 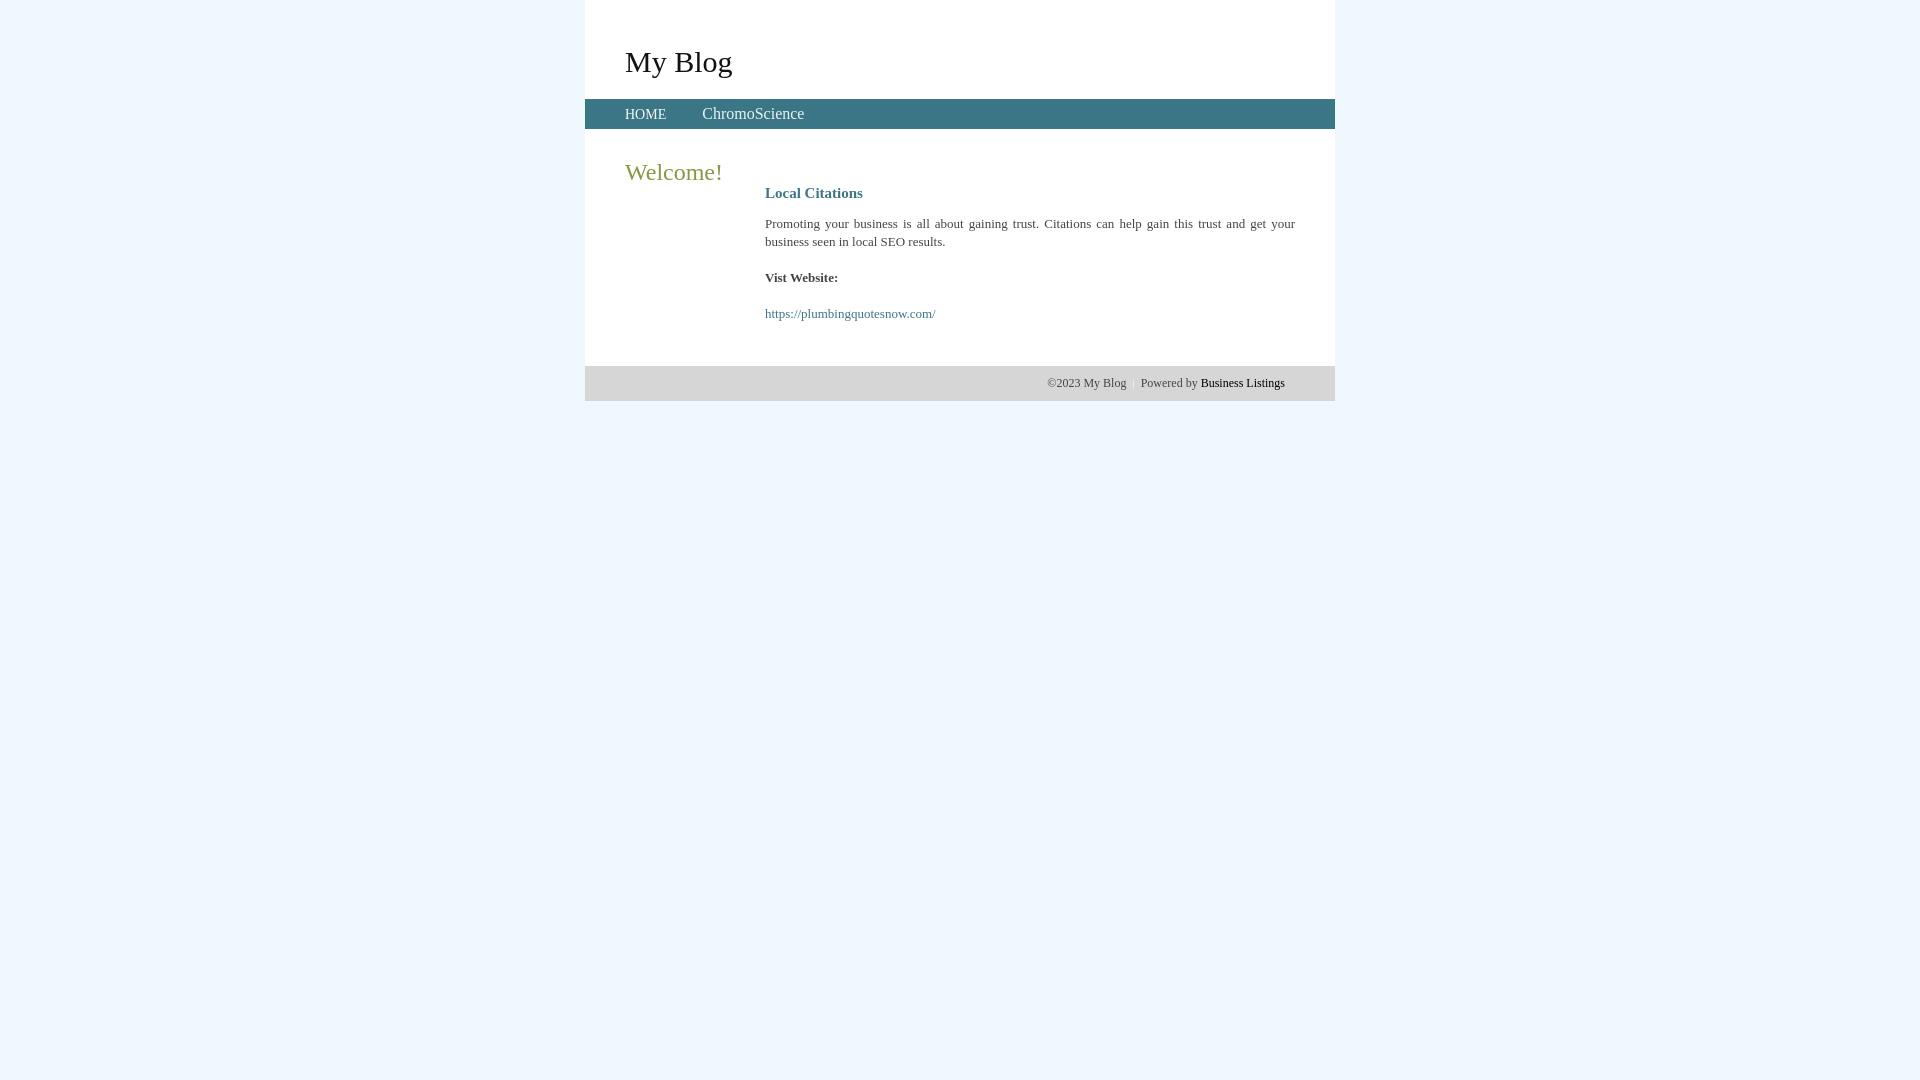 What do you see at coordinates (752, 113) in the screenshot?
I see `'ChromoScience'` at bounding box center [752, 113].